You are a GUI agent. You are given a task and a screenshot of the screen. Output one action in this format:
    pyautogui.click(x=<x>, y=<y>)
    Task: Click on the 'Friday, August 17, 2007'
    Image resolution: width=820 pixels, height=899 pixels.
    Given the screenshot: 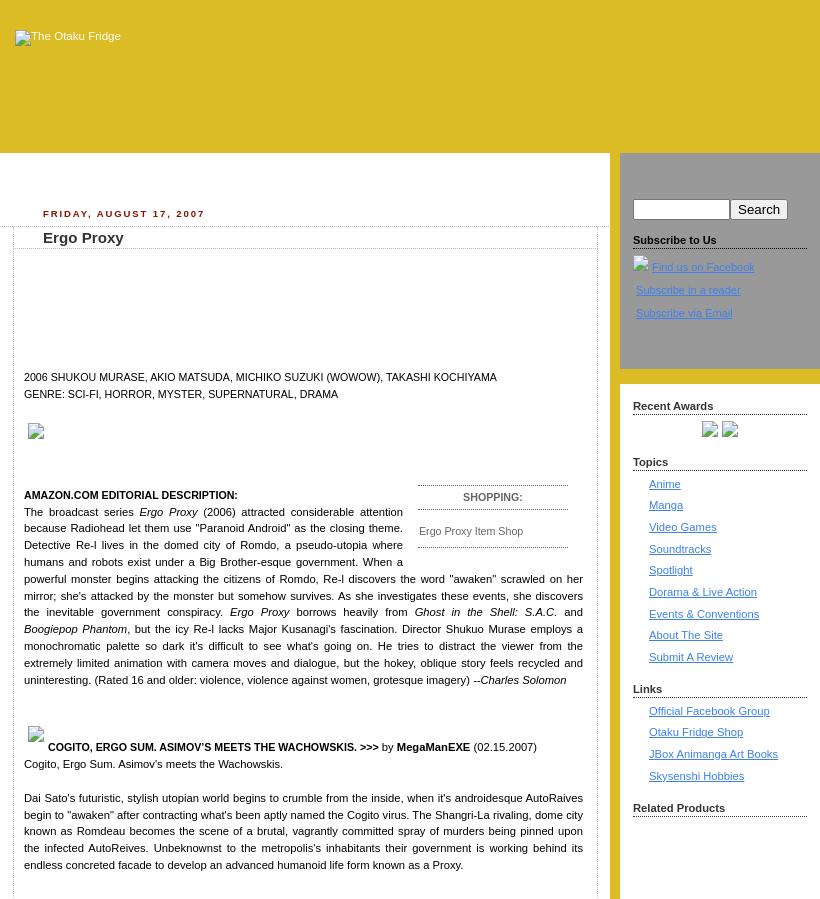 What is the action you would take?
    pyautogui.click(x=122, y=212)
    